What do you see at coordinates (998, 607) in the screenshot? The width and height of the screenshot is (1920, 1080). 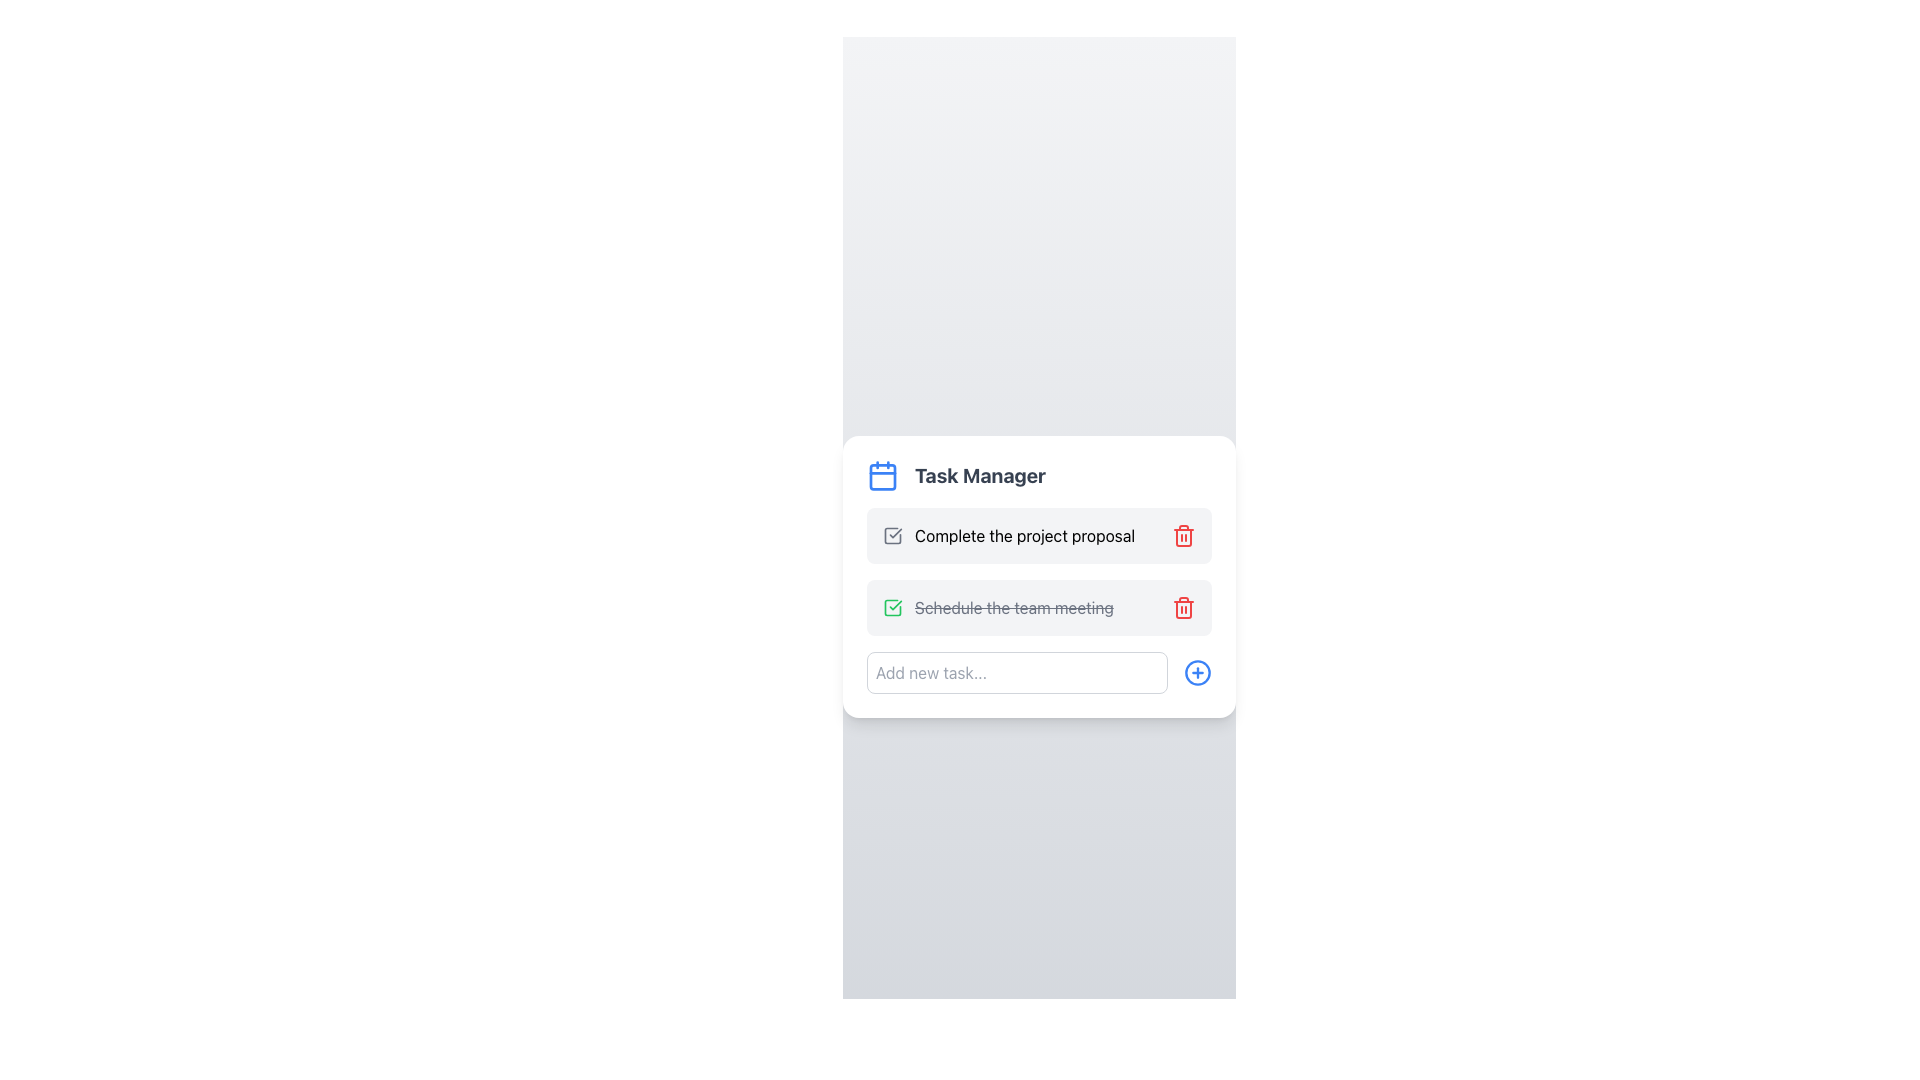 I see `the completed task item in the to-do list interface` at bounding box center [998, 607].